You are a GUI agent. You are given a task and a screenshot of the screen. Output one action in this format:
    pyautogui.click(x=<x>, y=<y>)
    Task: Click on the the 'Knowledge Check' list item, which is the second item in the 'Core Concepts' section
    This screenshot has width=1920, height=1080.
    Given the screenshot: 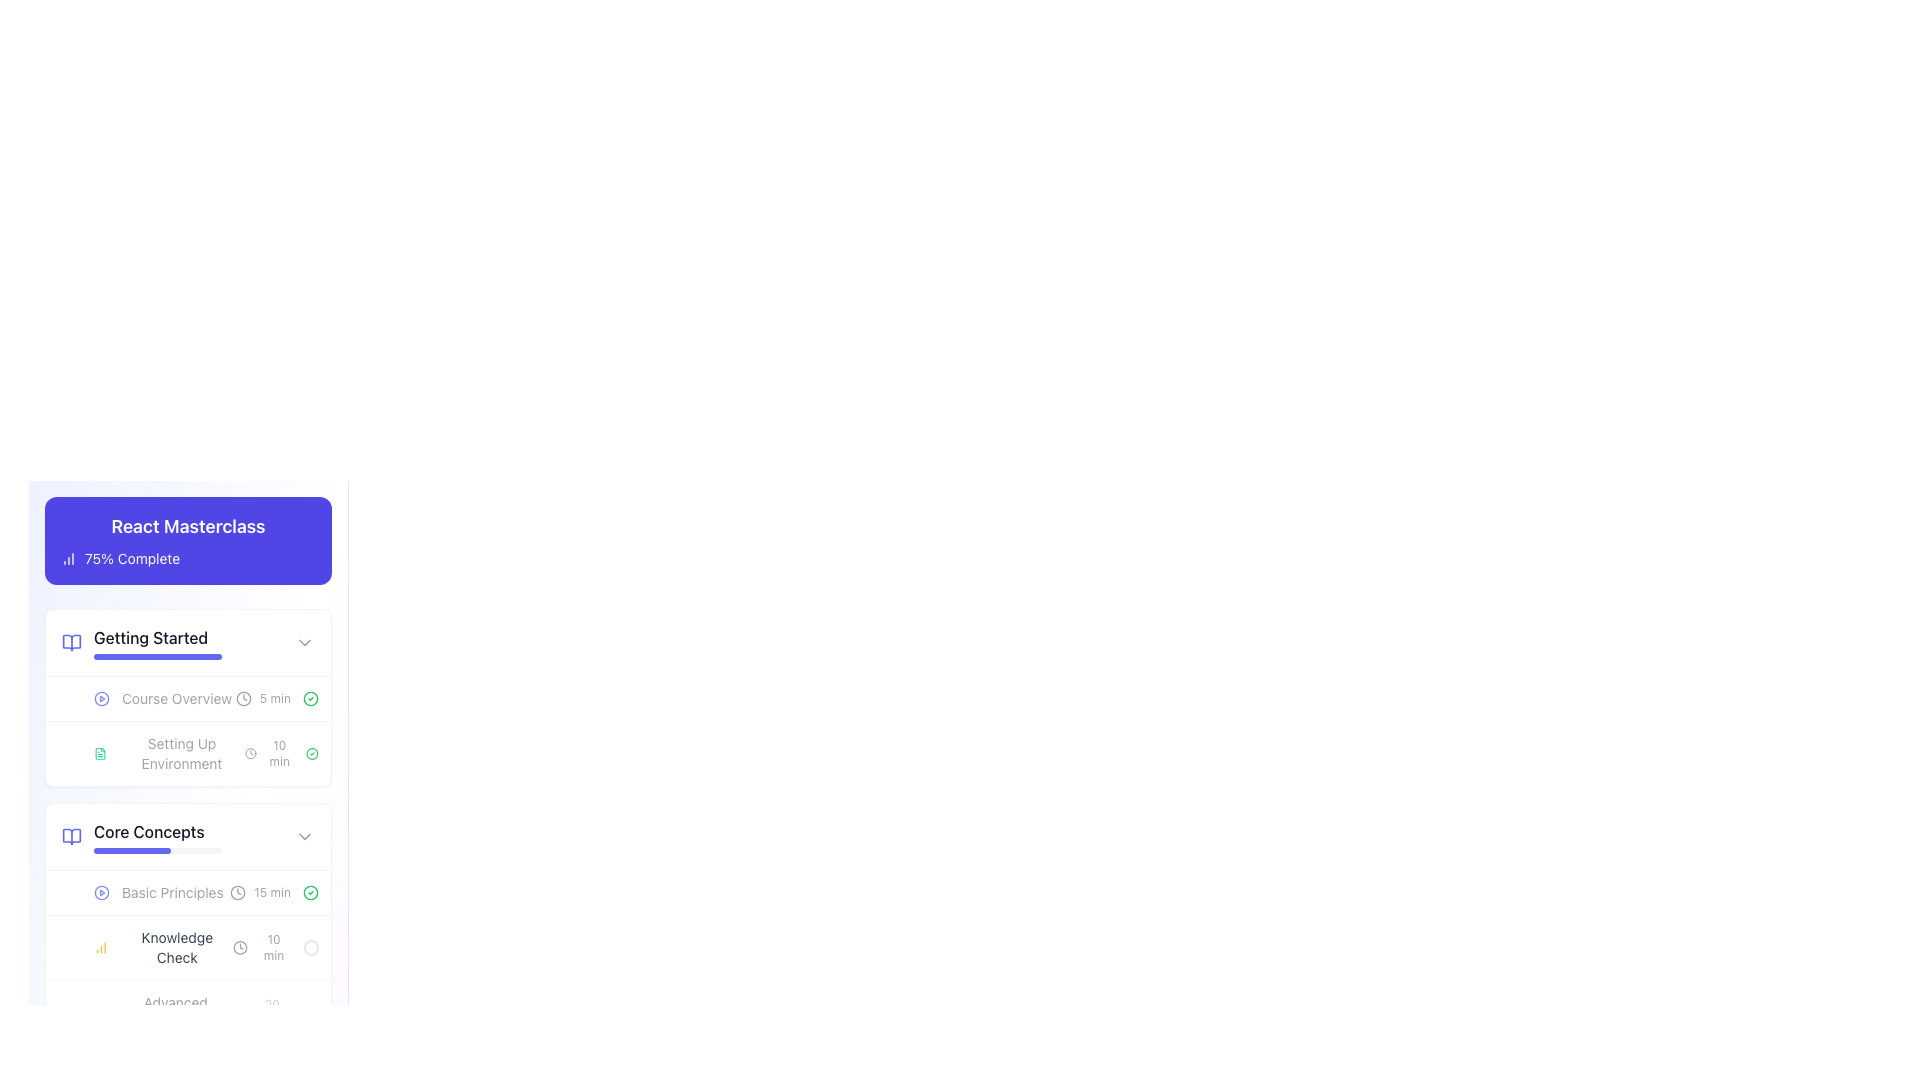 What is the action you would take?
    pyautogui.click(x=188, y=956)
    